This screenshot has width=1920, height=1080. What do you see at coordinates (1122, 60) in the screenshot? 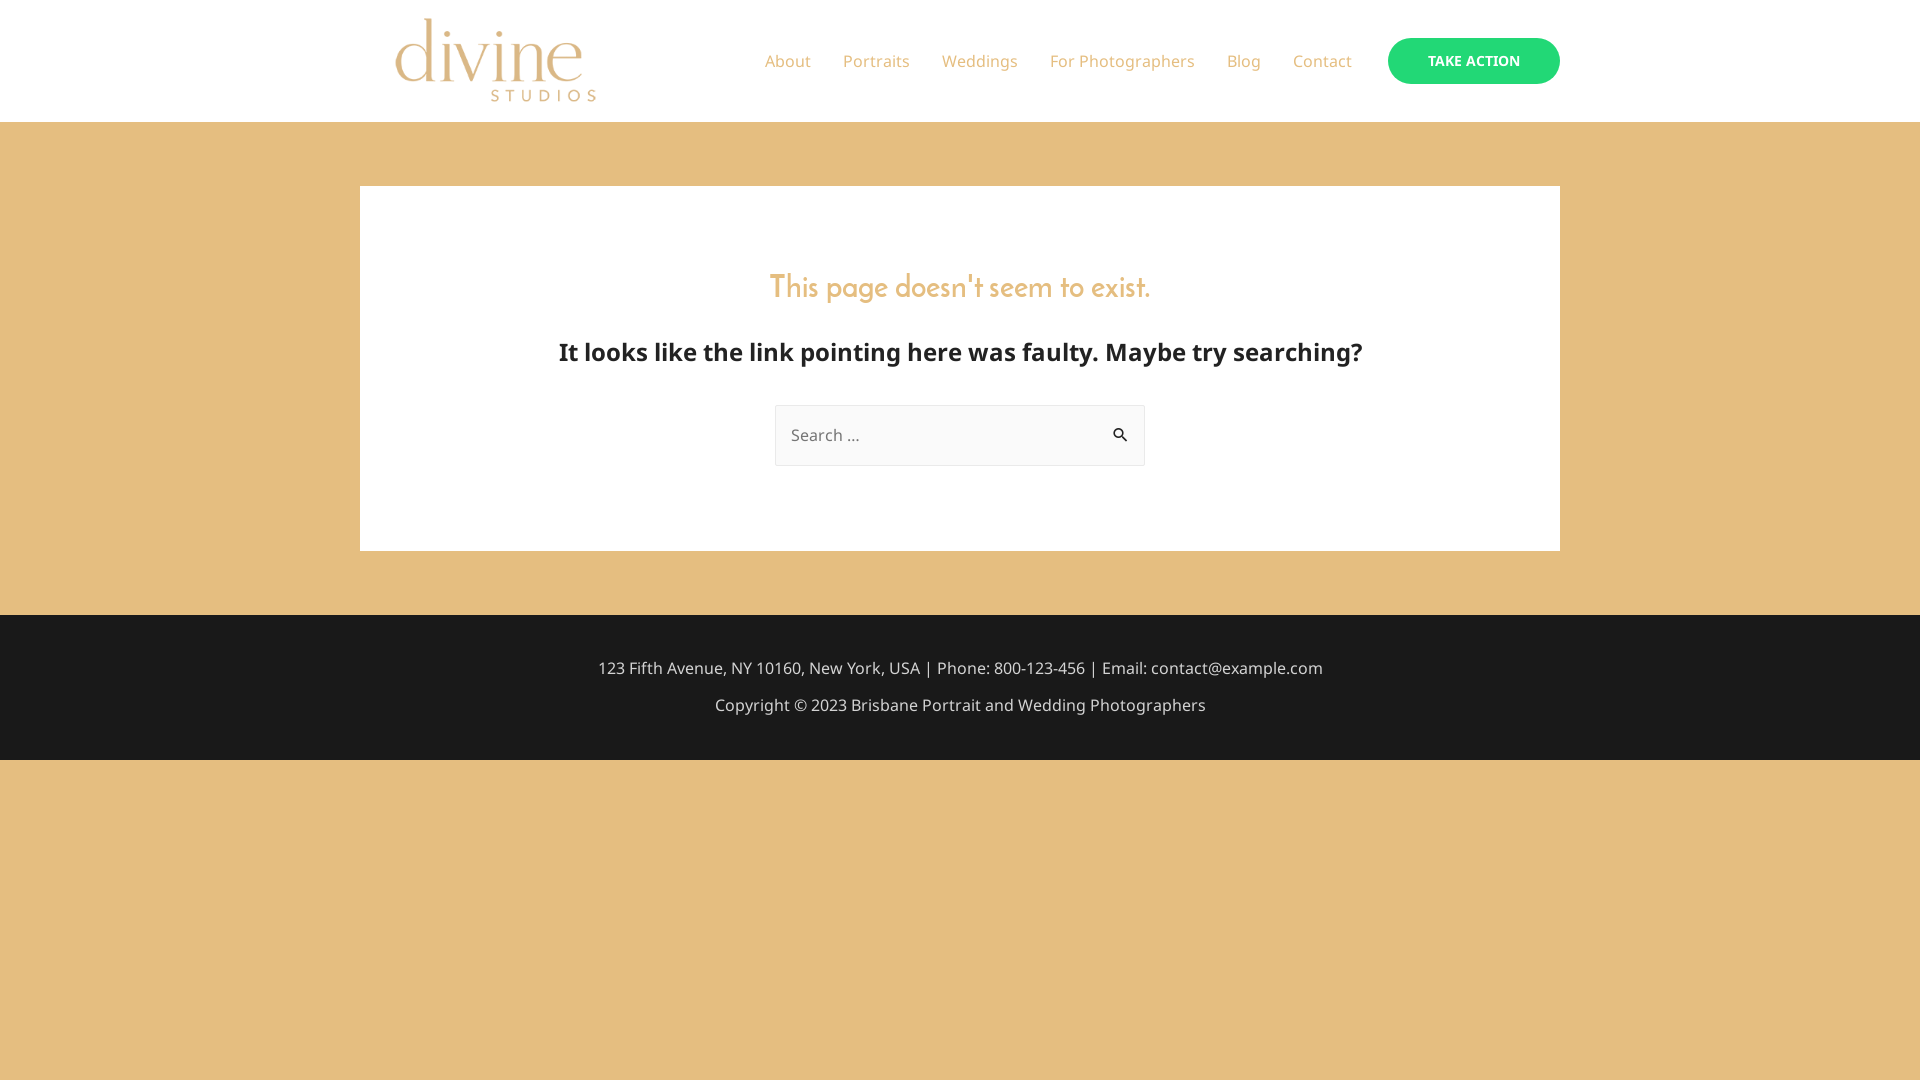
I see `'For Photographers'` at bounding box center [1122, 60].